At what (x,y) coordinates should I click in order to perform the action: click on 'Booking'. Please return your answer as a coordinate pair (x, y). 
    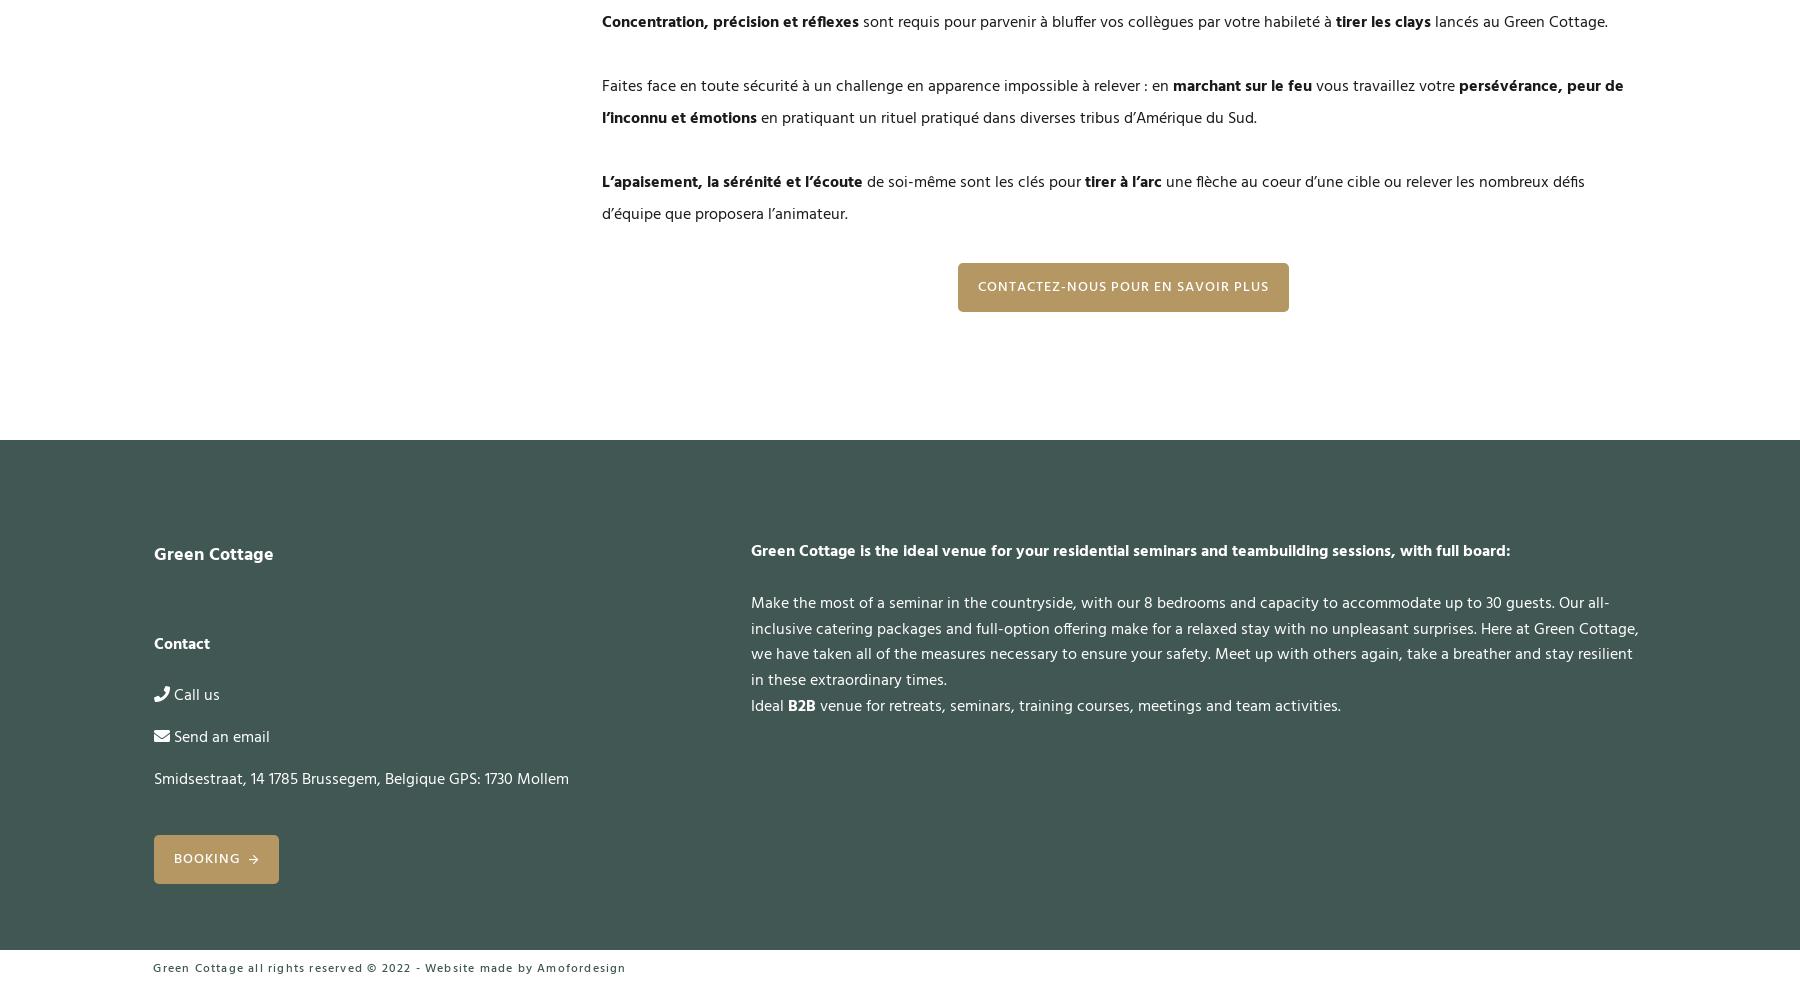
    Looking at the image, I should click on (207, 859).